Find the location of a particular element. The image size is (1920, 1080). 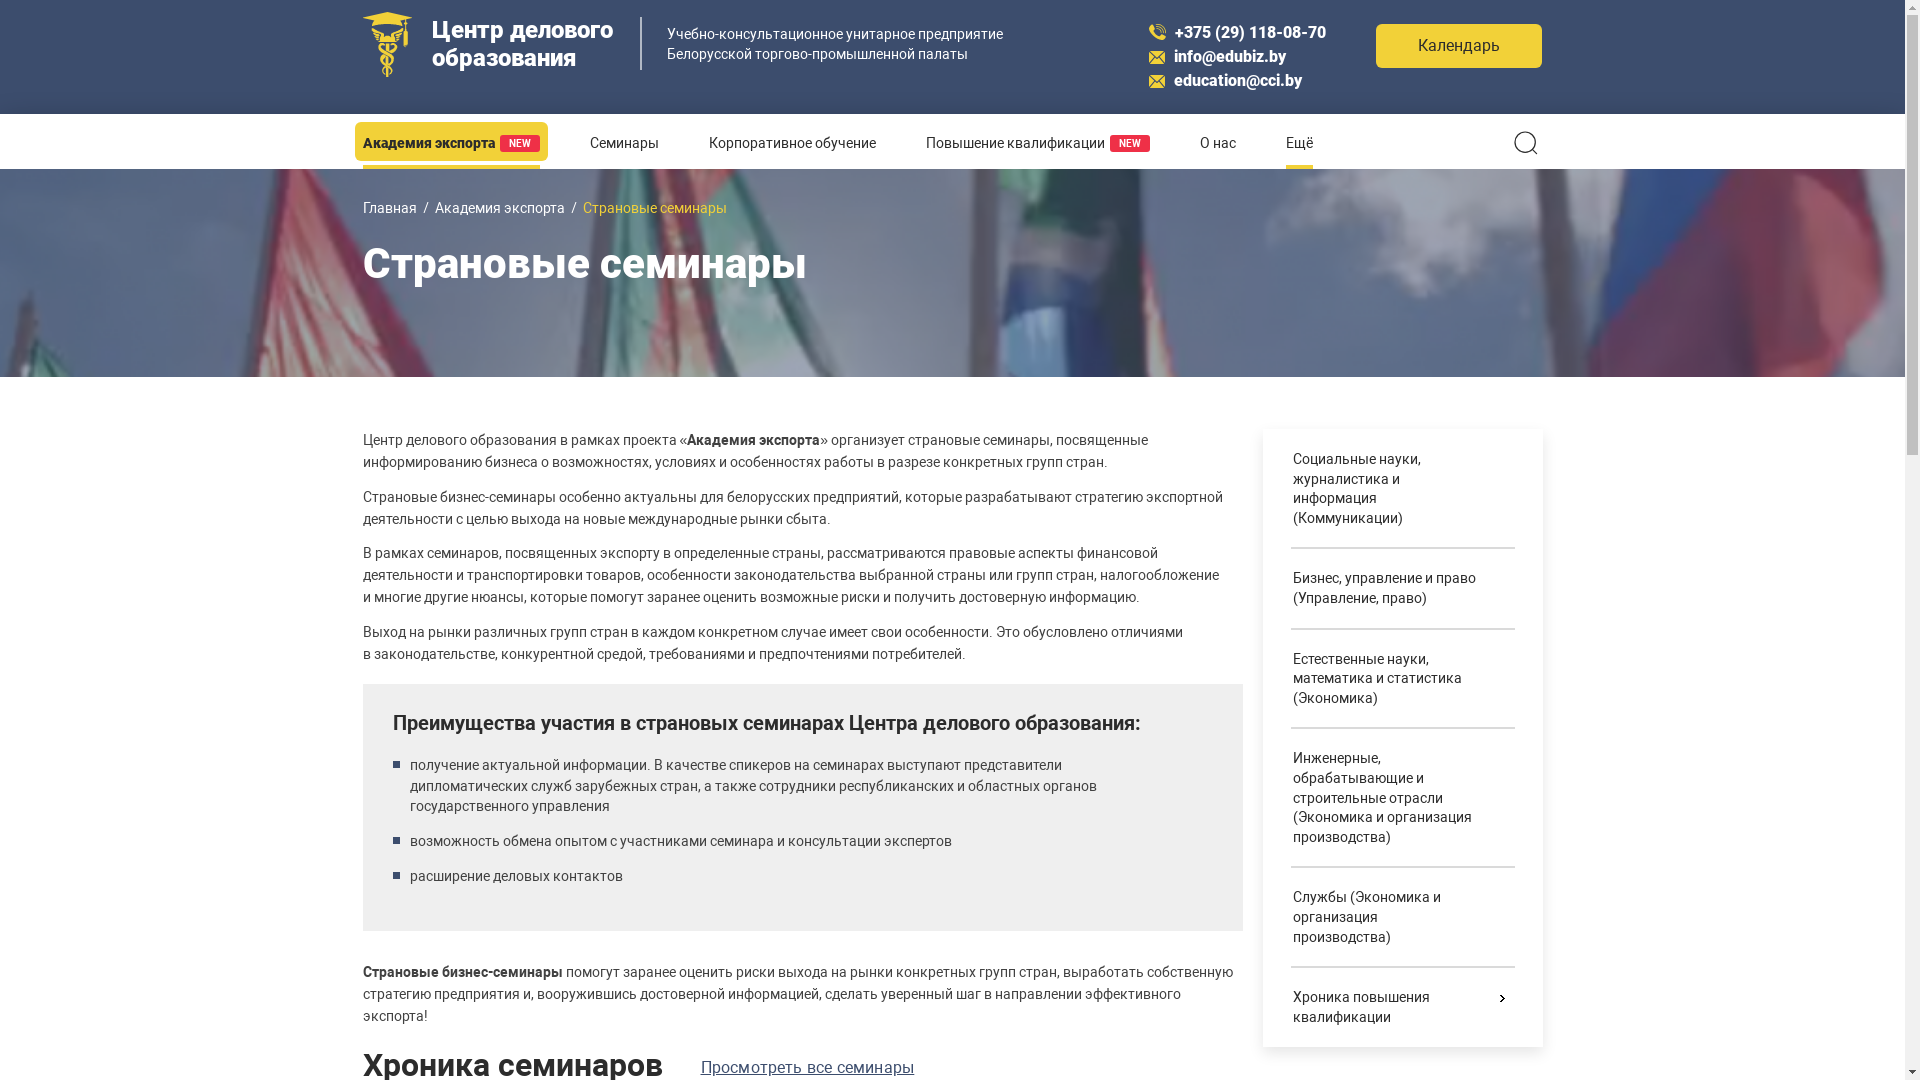

'+375 (29) 118-08-70' is located at coordinates (1236, 32).